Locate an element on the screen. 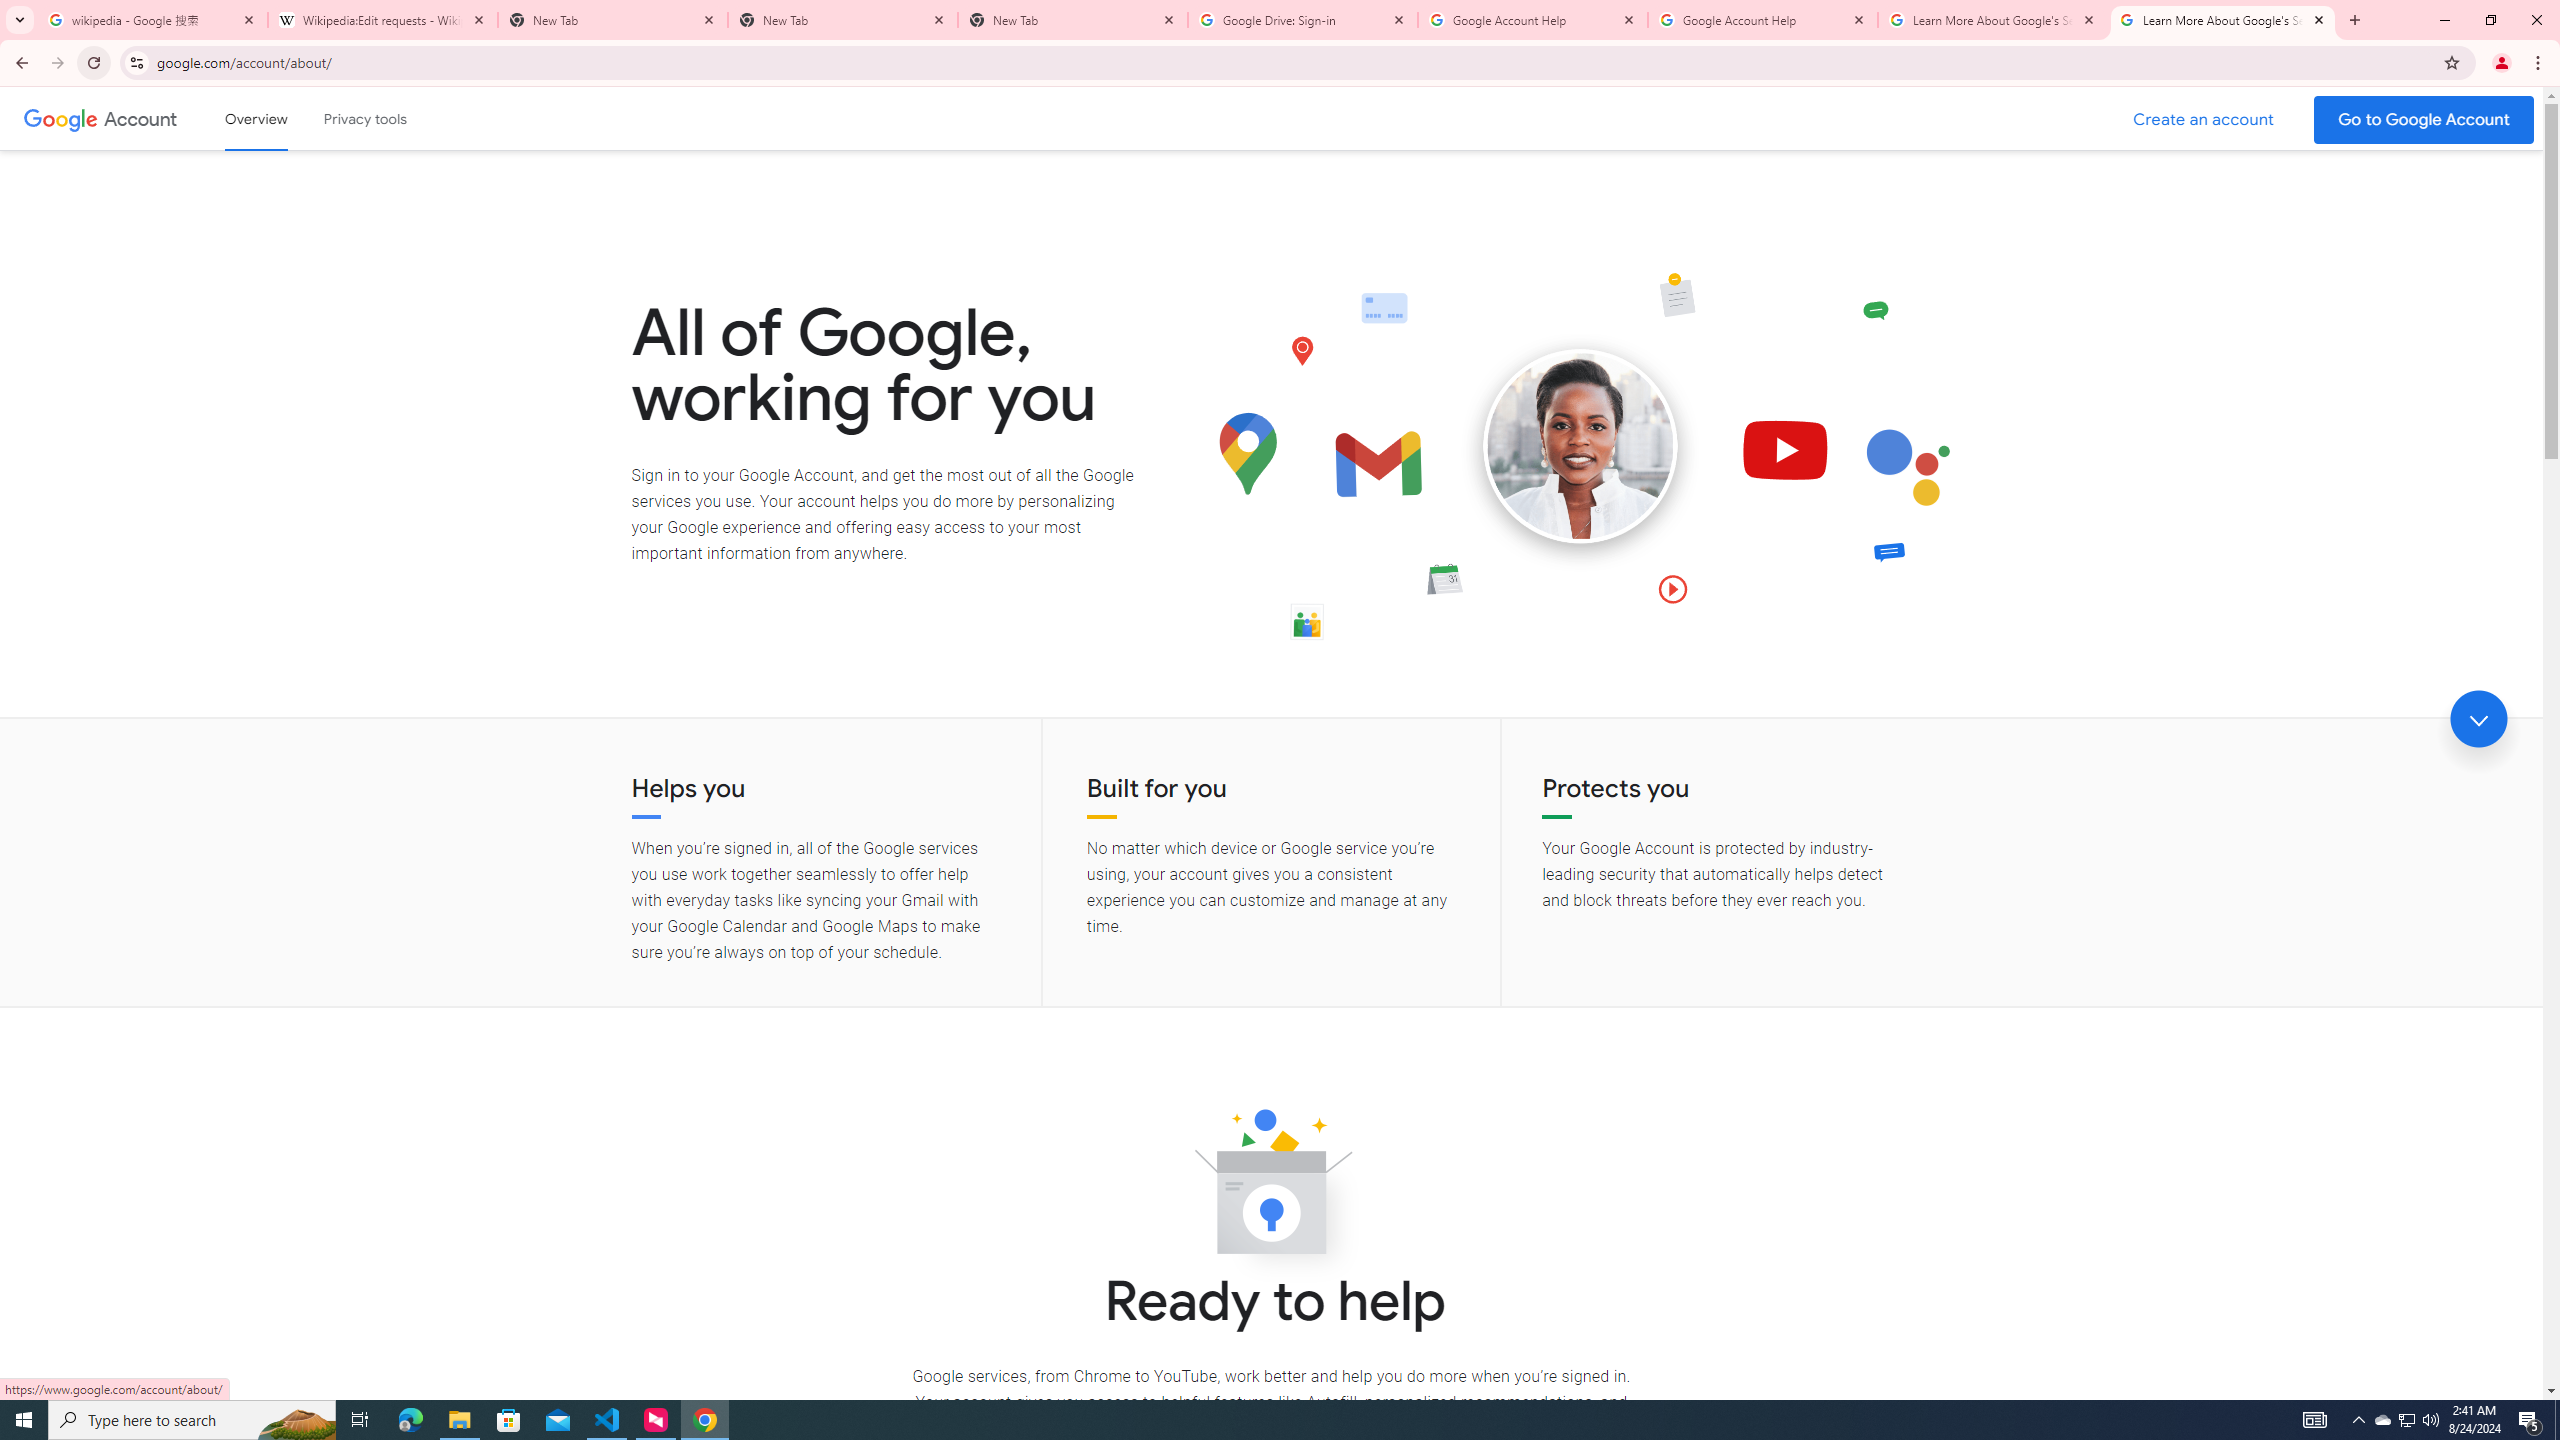  'Wikipedia:Edit requests - Wikipedia' is located at coordinates (382, 19).